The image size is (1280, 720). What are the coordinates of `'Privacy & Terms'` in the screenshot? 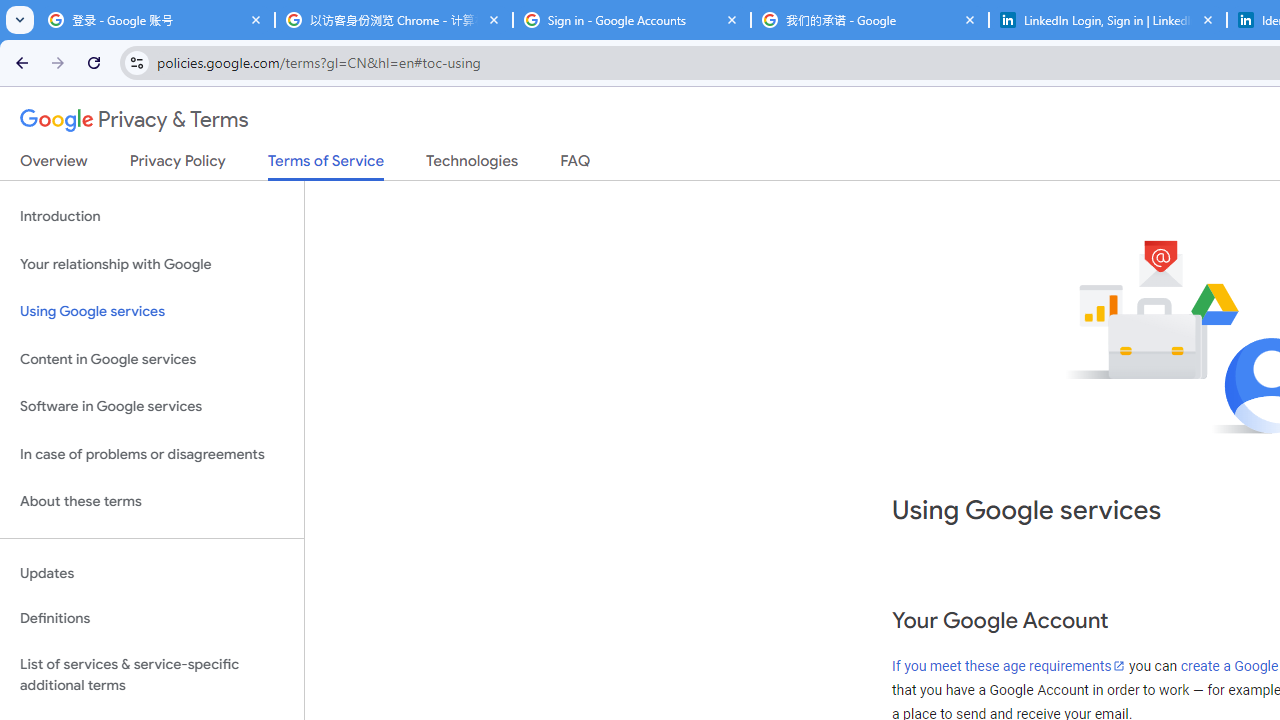 It's located at (134, 120).